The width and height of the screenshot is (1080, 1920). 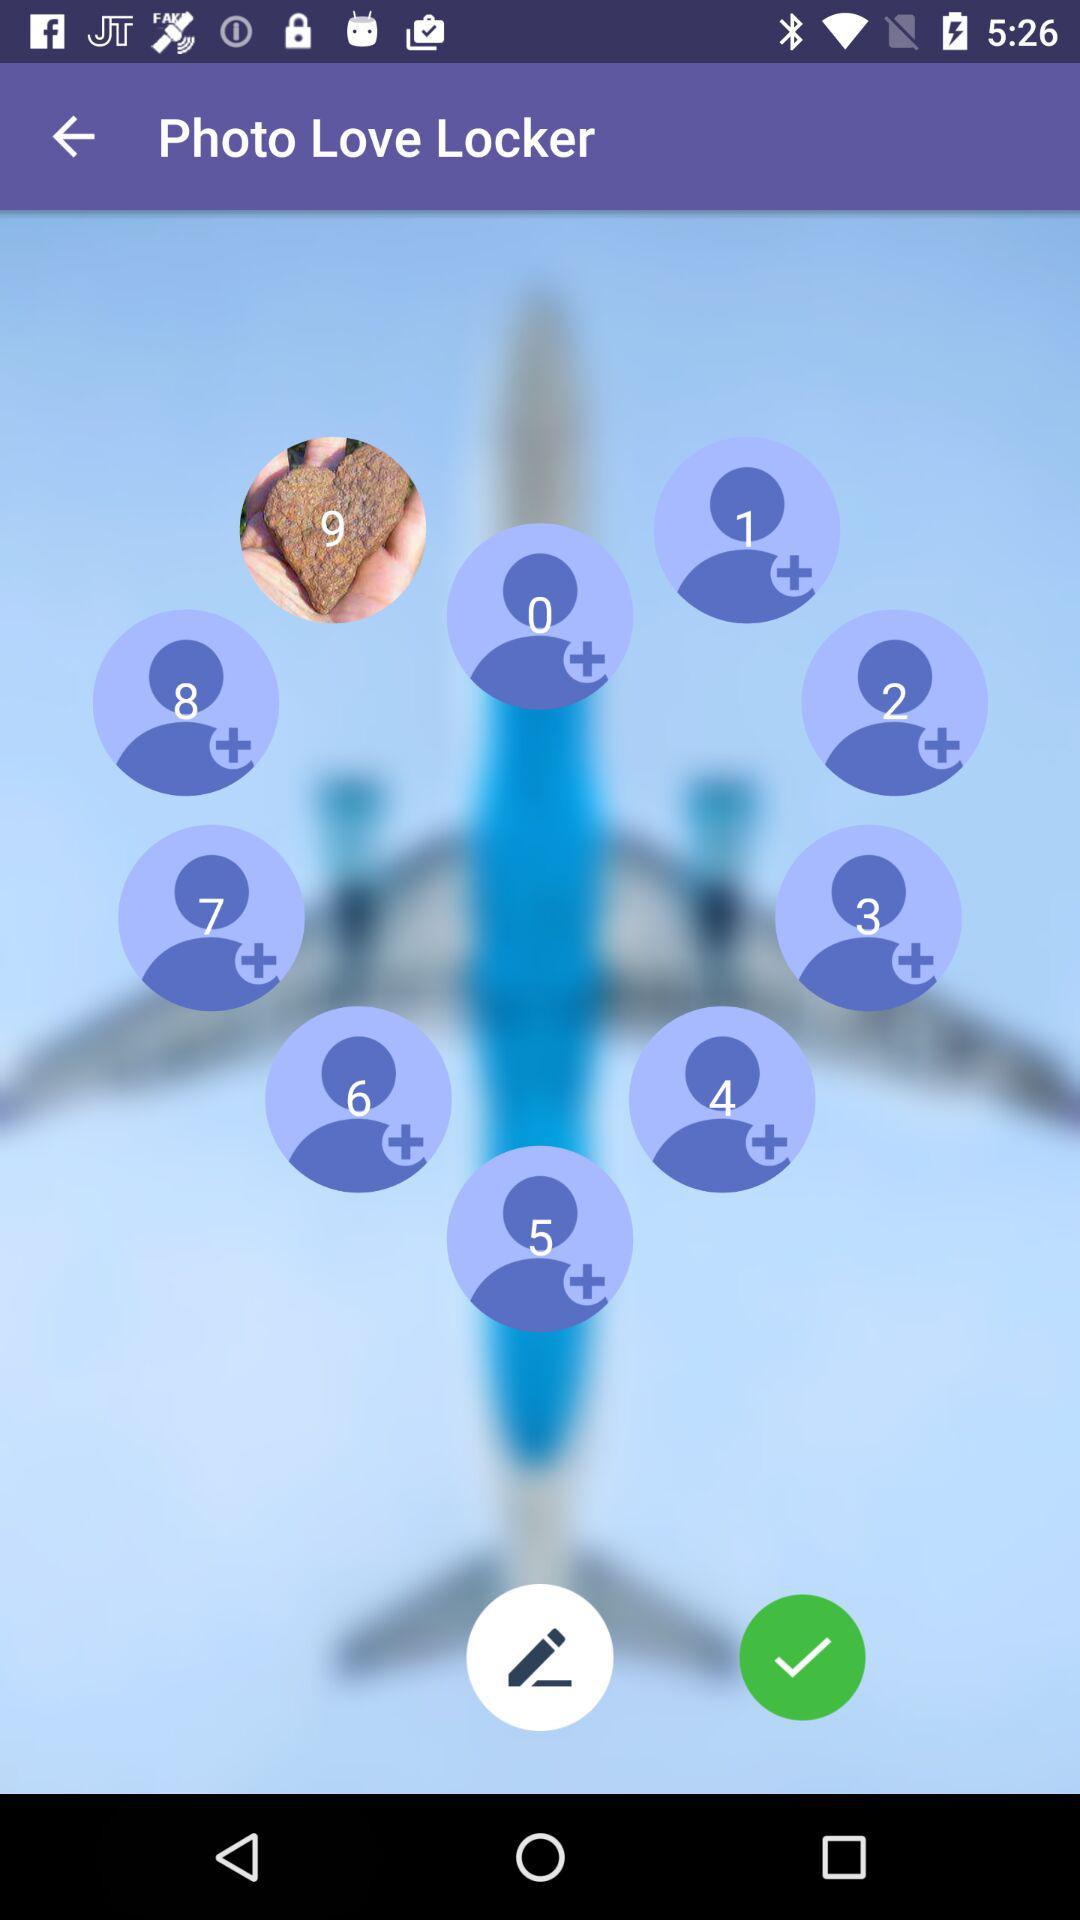 I want to click on edit images, so click(x=540, y=1657).